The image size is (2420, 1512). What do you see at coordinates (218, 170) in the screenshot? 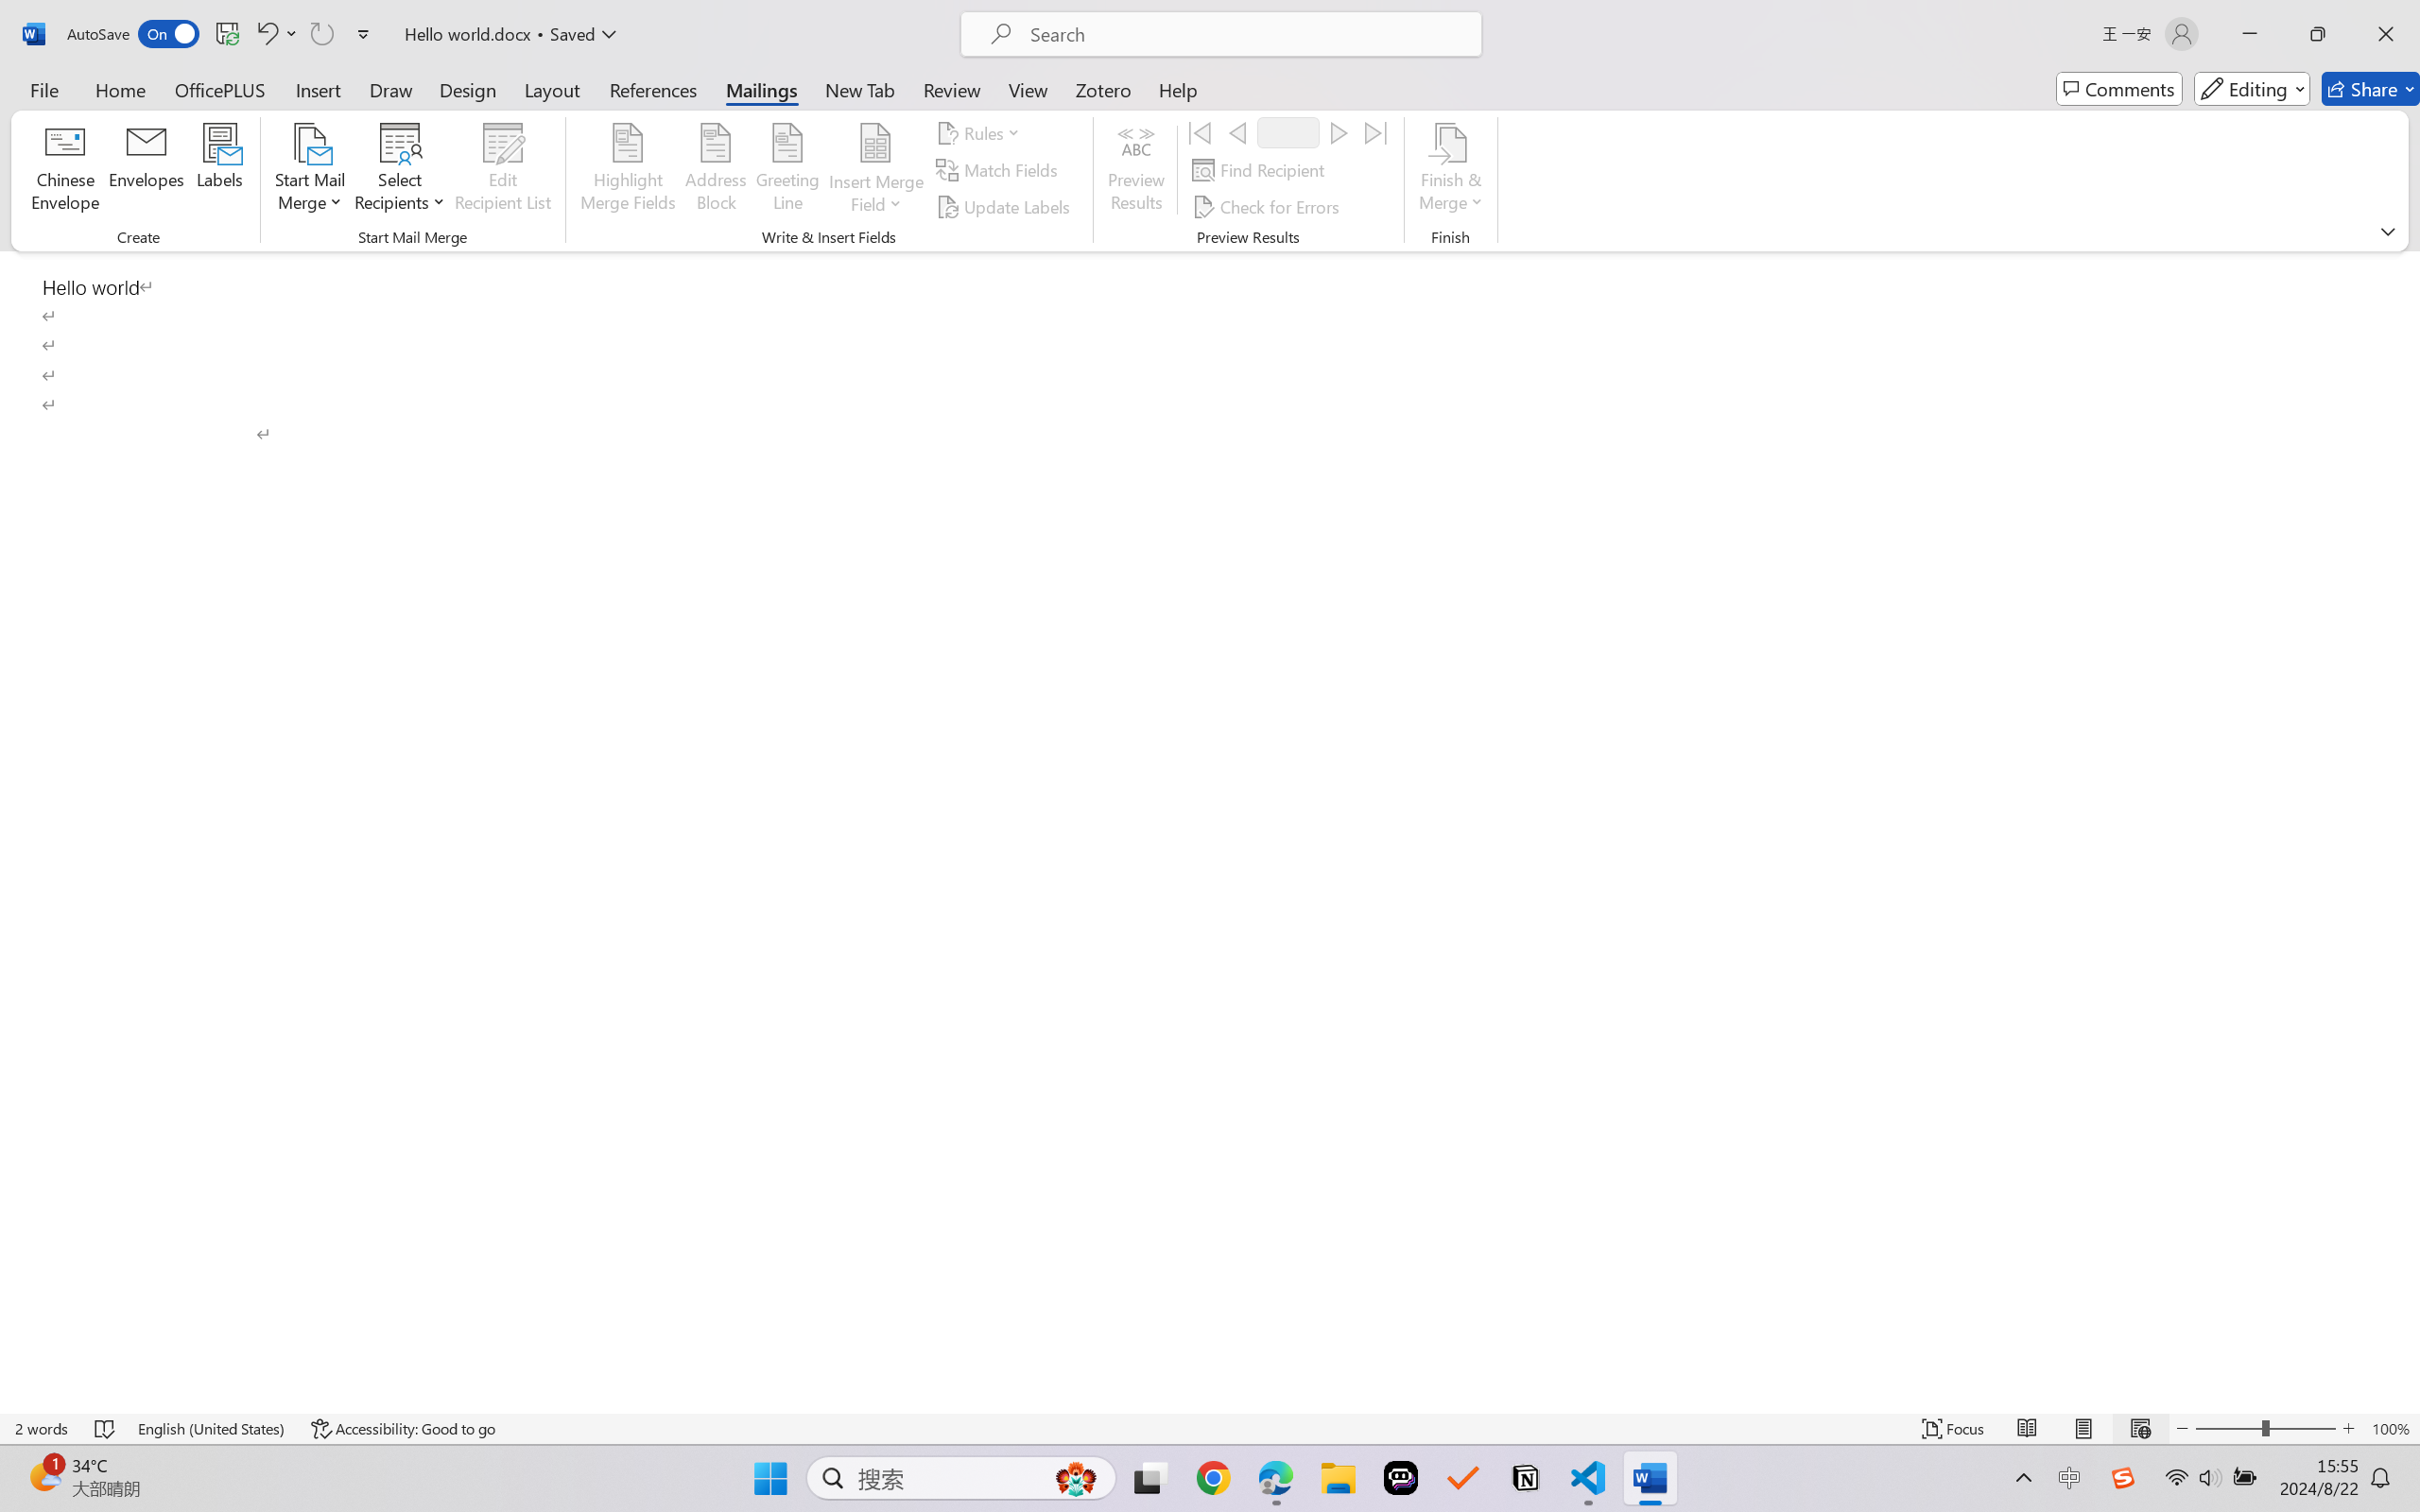
I see `'Labels...'` at bounding box center [218, 170].